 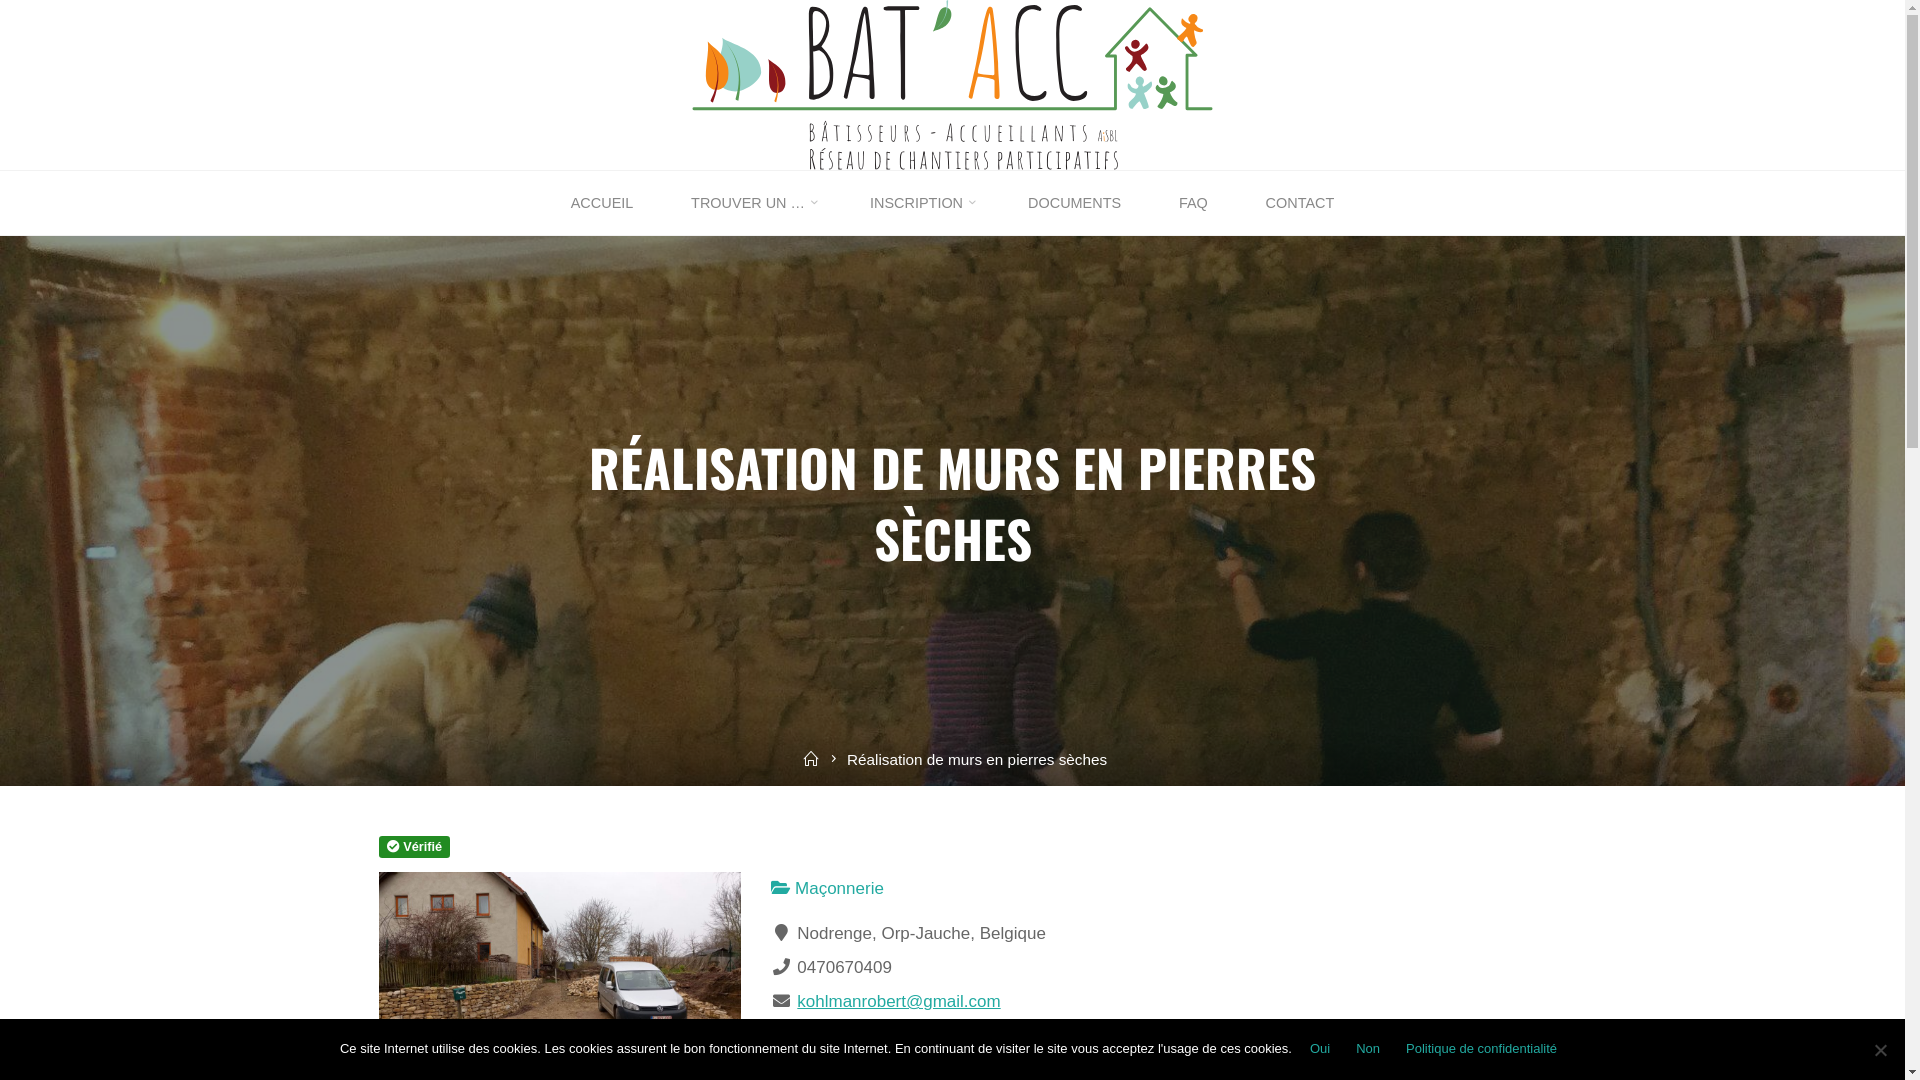 What do you see at coordinates (951, 83) in the screenshot?
I see `'Bat'Acc'` at bounding box center [951, 83].